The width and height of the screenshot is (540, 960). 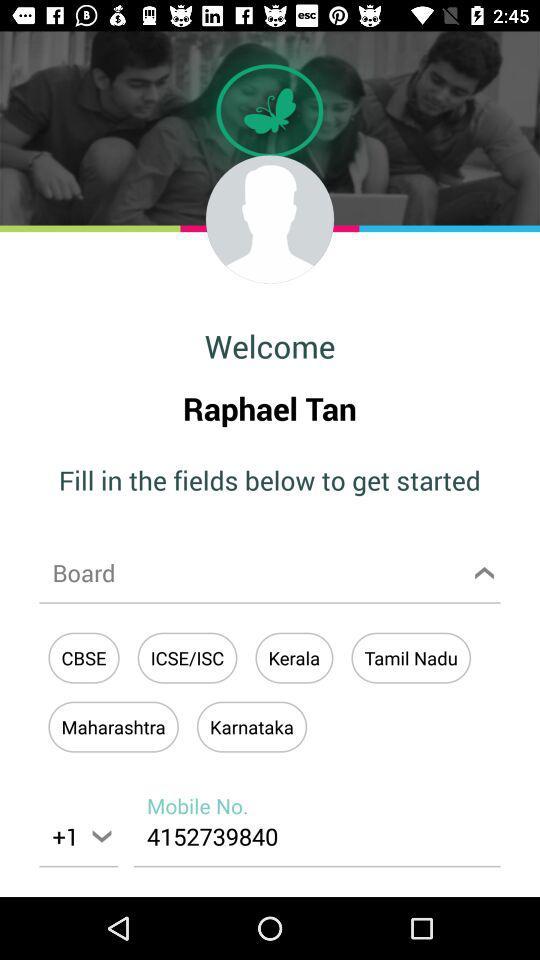 I want to click on an option, so click(x=270, y=572).